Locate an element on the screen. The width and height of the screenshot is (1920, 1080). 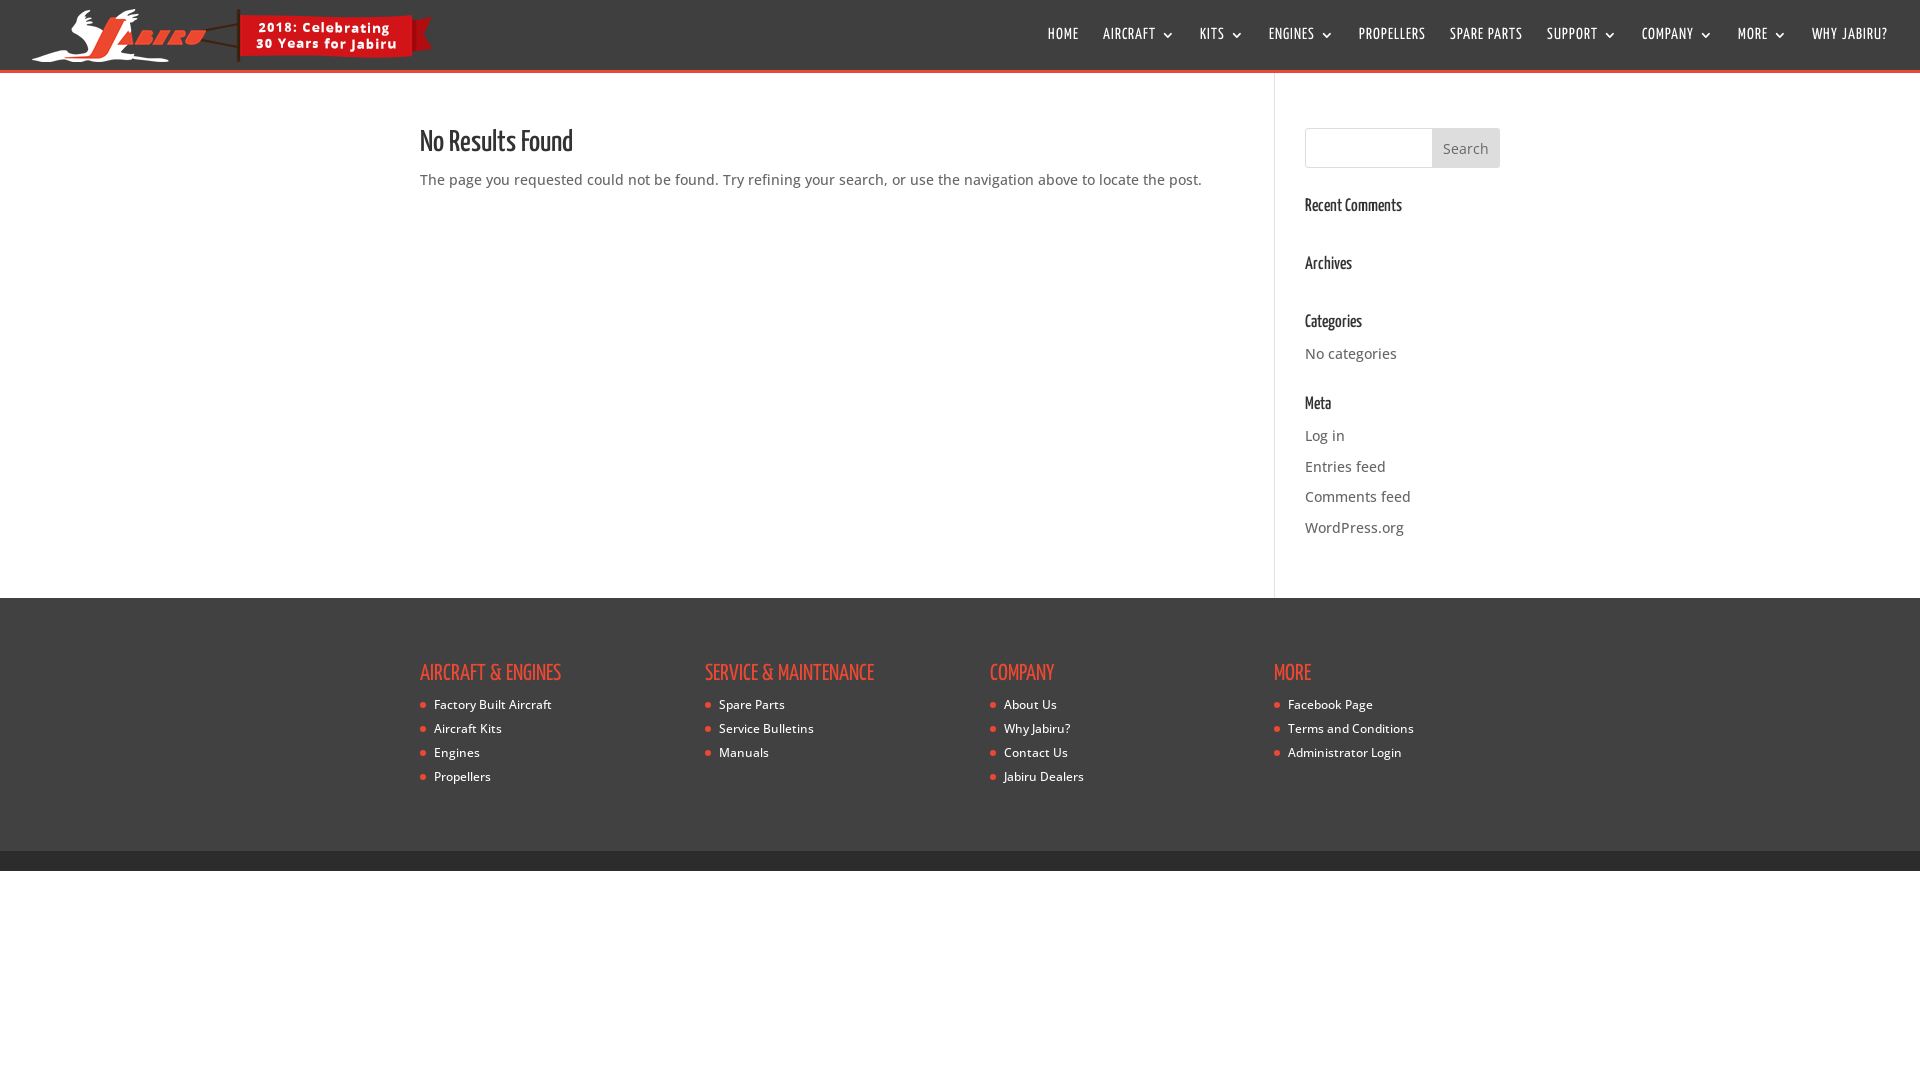
'SPARE PARTS' is located at coordinates (1486, 48).